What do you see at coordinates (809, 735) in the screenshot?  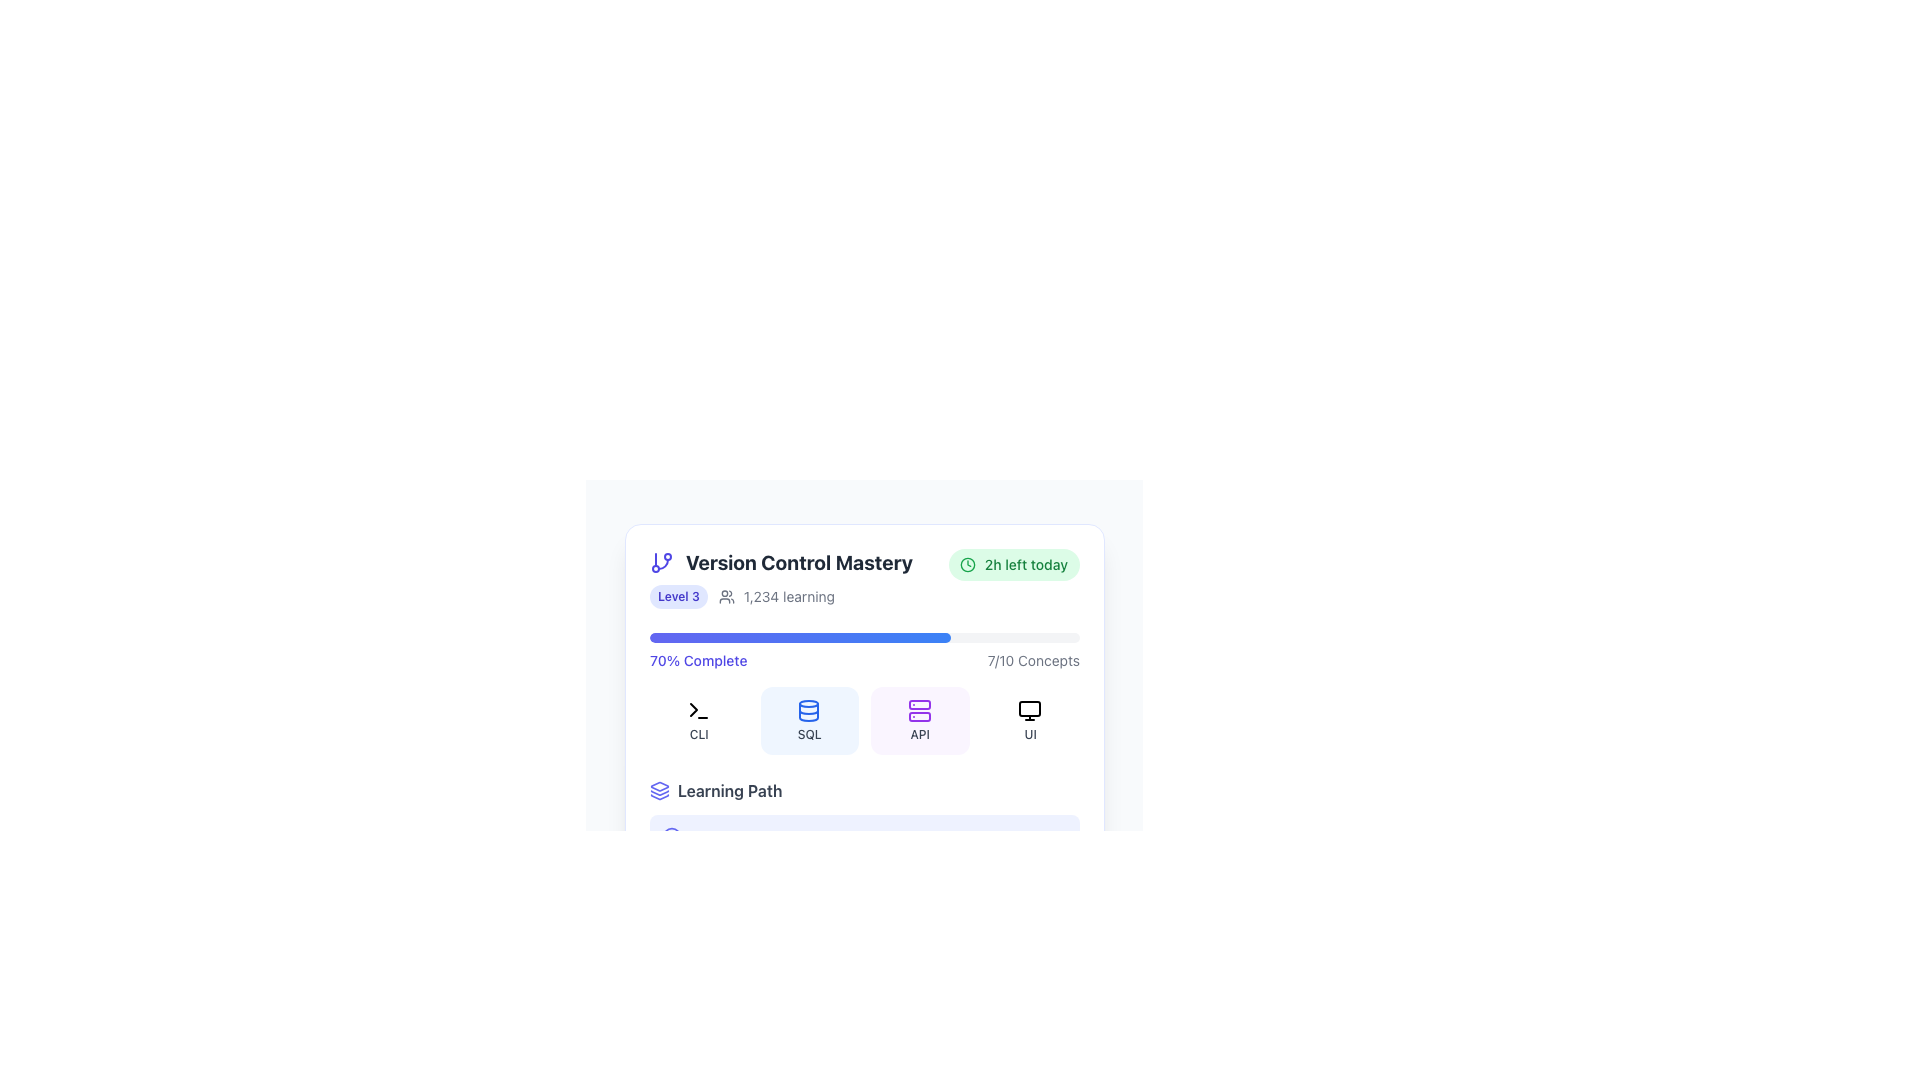 I see `the 'SQL' text label located at the bottom of the second card from the left in a row of horizontally aligned cards` at bounding box center [809, 735].